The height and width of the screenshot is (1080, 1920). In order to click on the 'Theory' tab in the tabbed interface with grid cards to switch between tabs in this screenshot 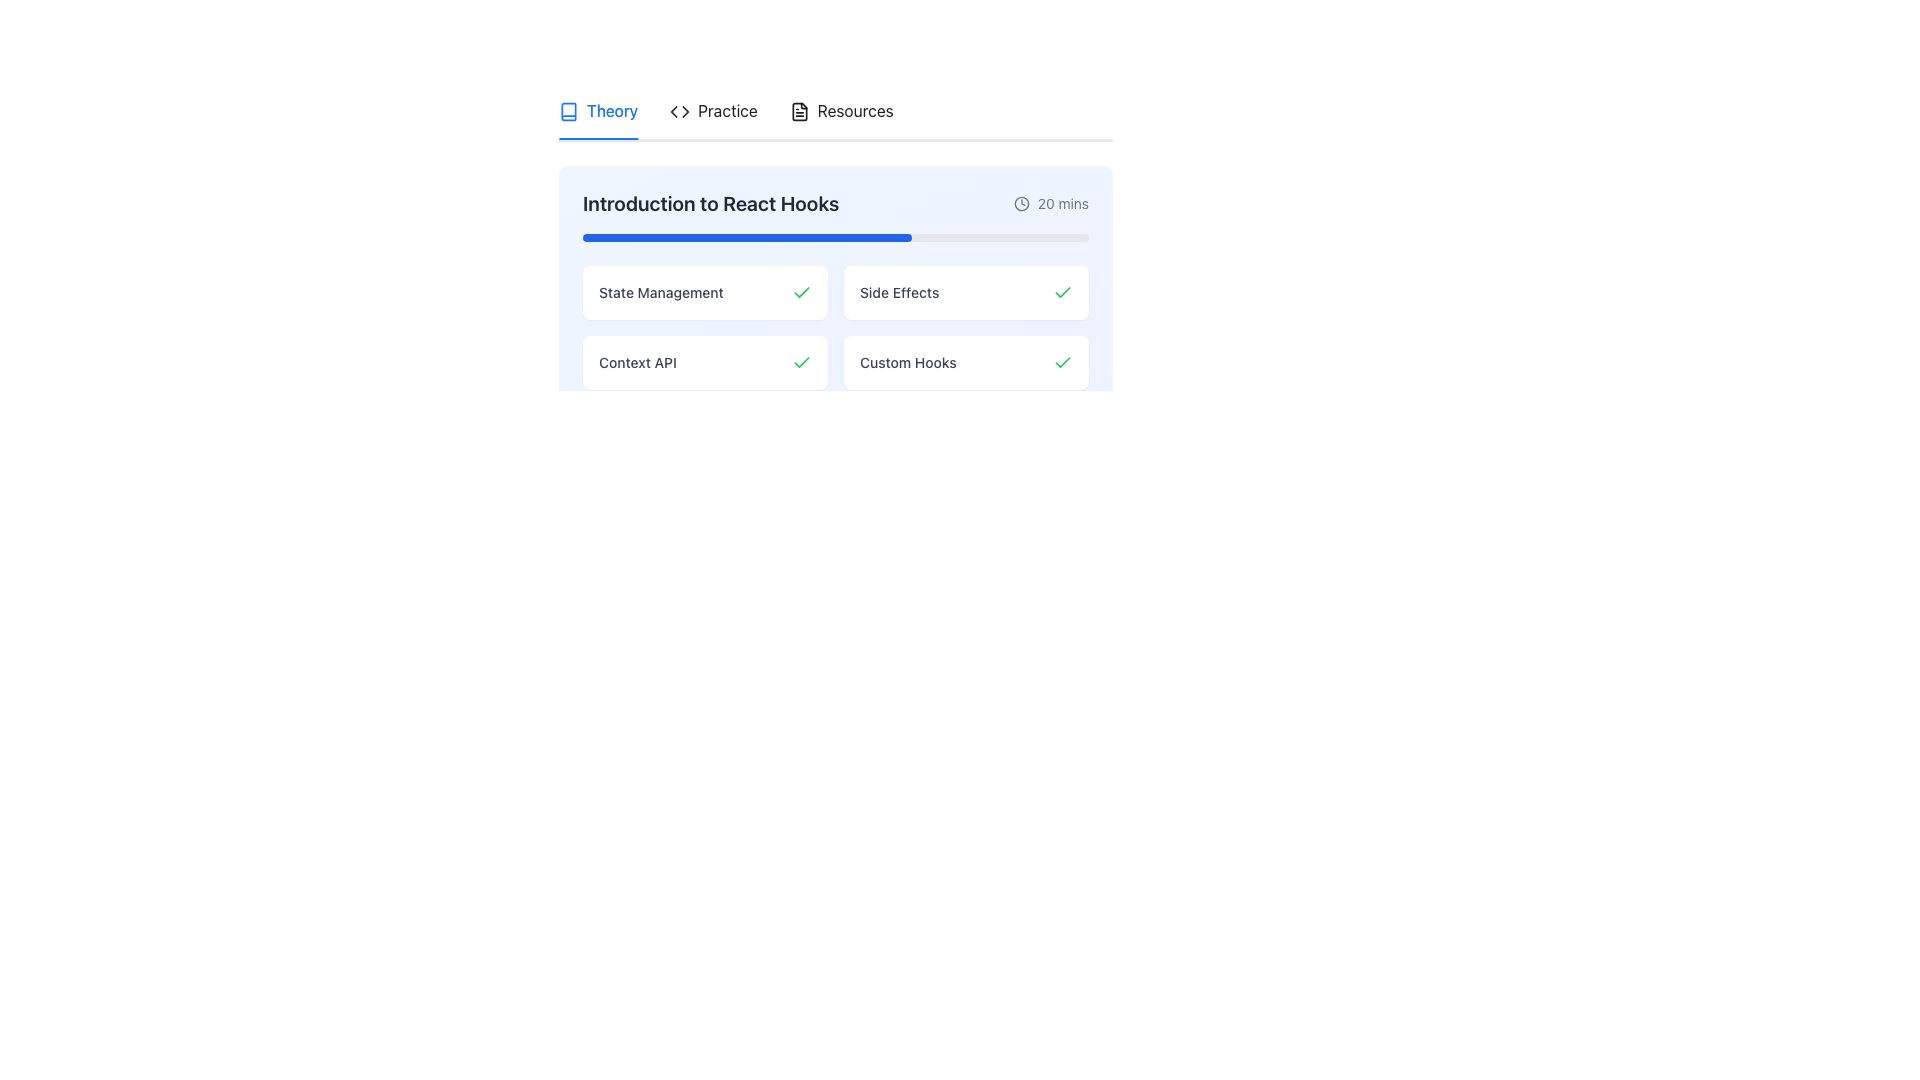, I will do `click(835, 246)`.